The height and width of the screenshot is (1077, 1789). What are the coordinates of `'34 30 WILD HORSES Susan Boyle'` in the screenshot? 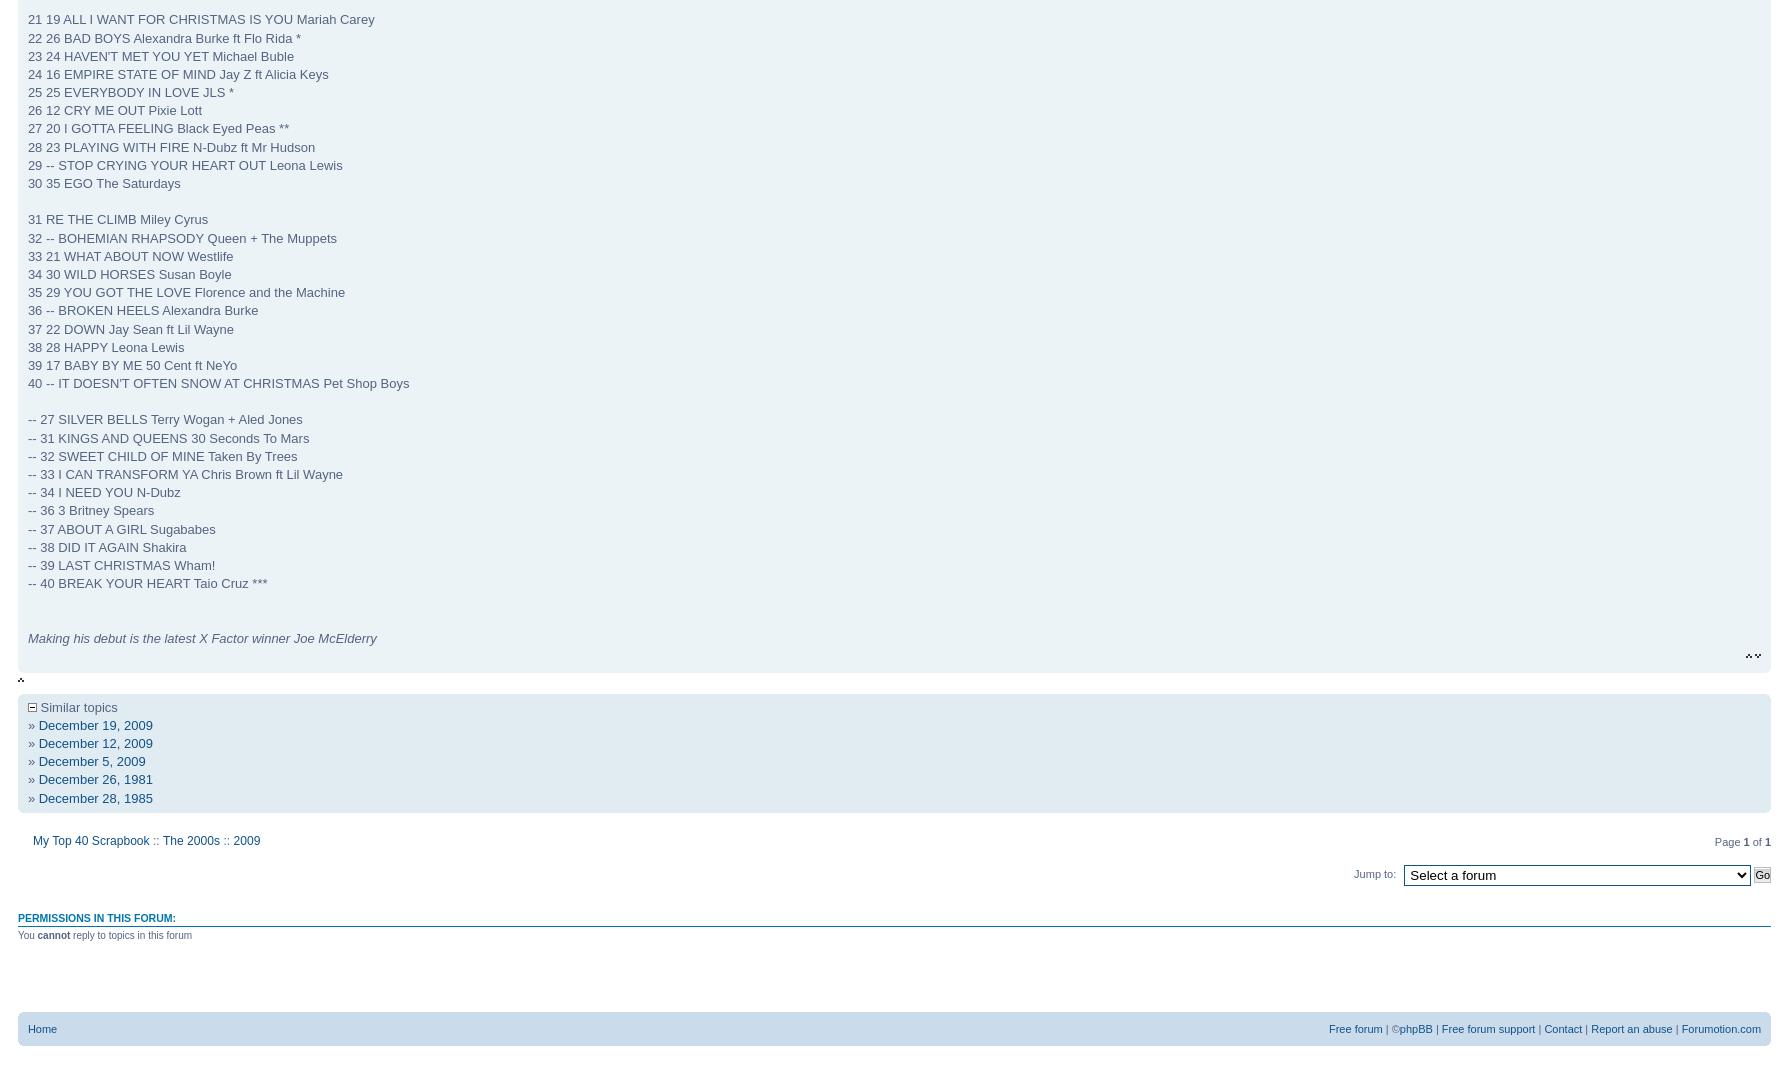 It's located at (128, 272).